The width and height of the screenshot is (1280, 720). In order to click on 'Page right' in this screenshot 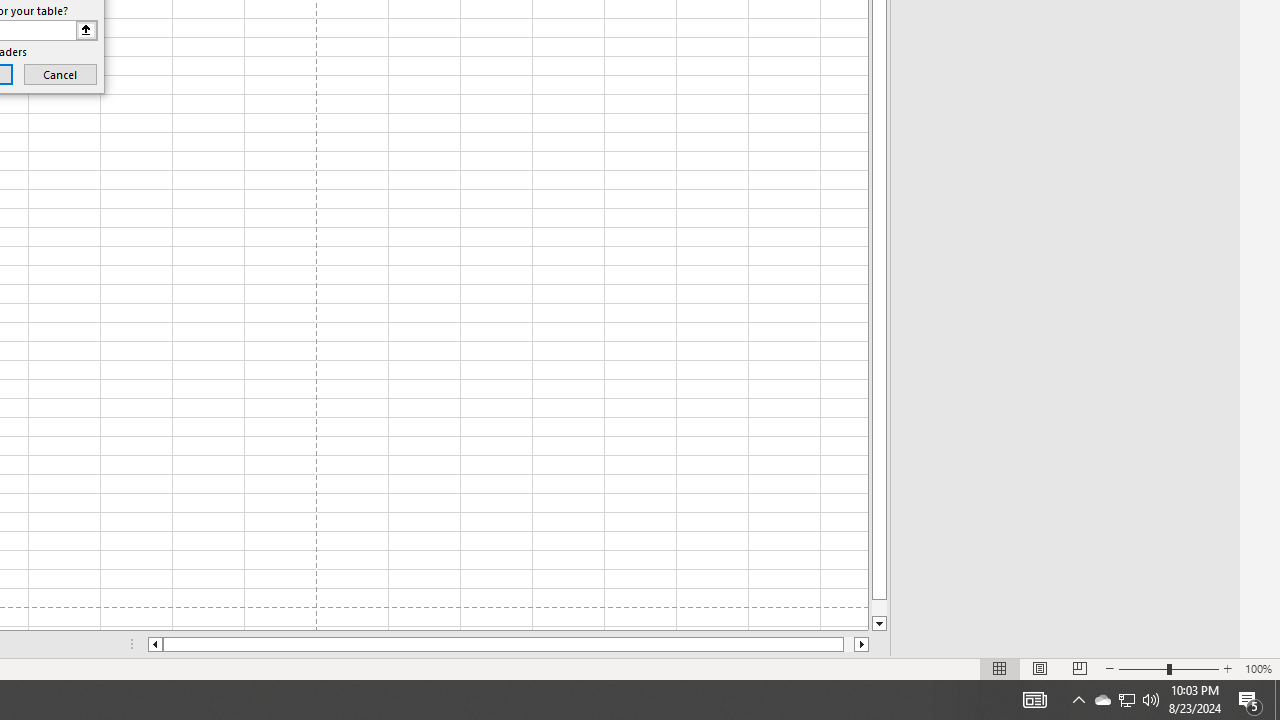, I will do `click(848, 644)`.